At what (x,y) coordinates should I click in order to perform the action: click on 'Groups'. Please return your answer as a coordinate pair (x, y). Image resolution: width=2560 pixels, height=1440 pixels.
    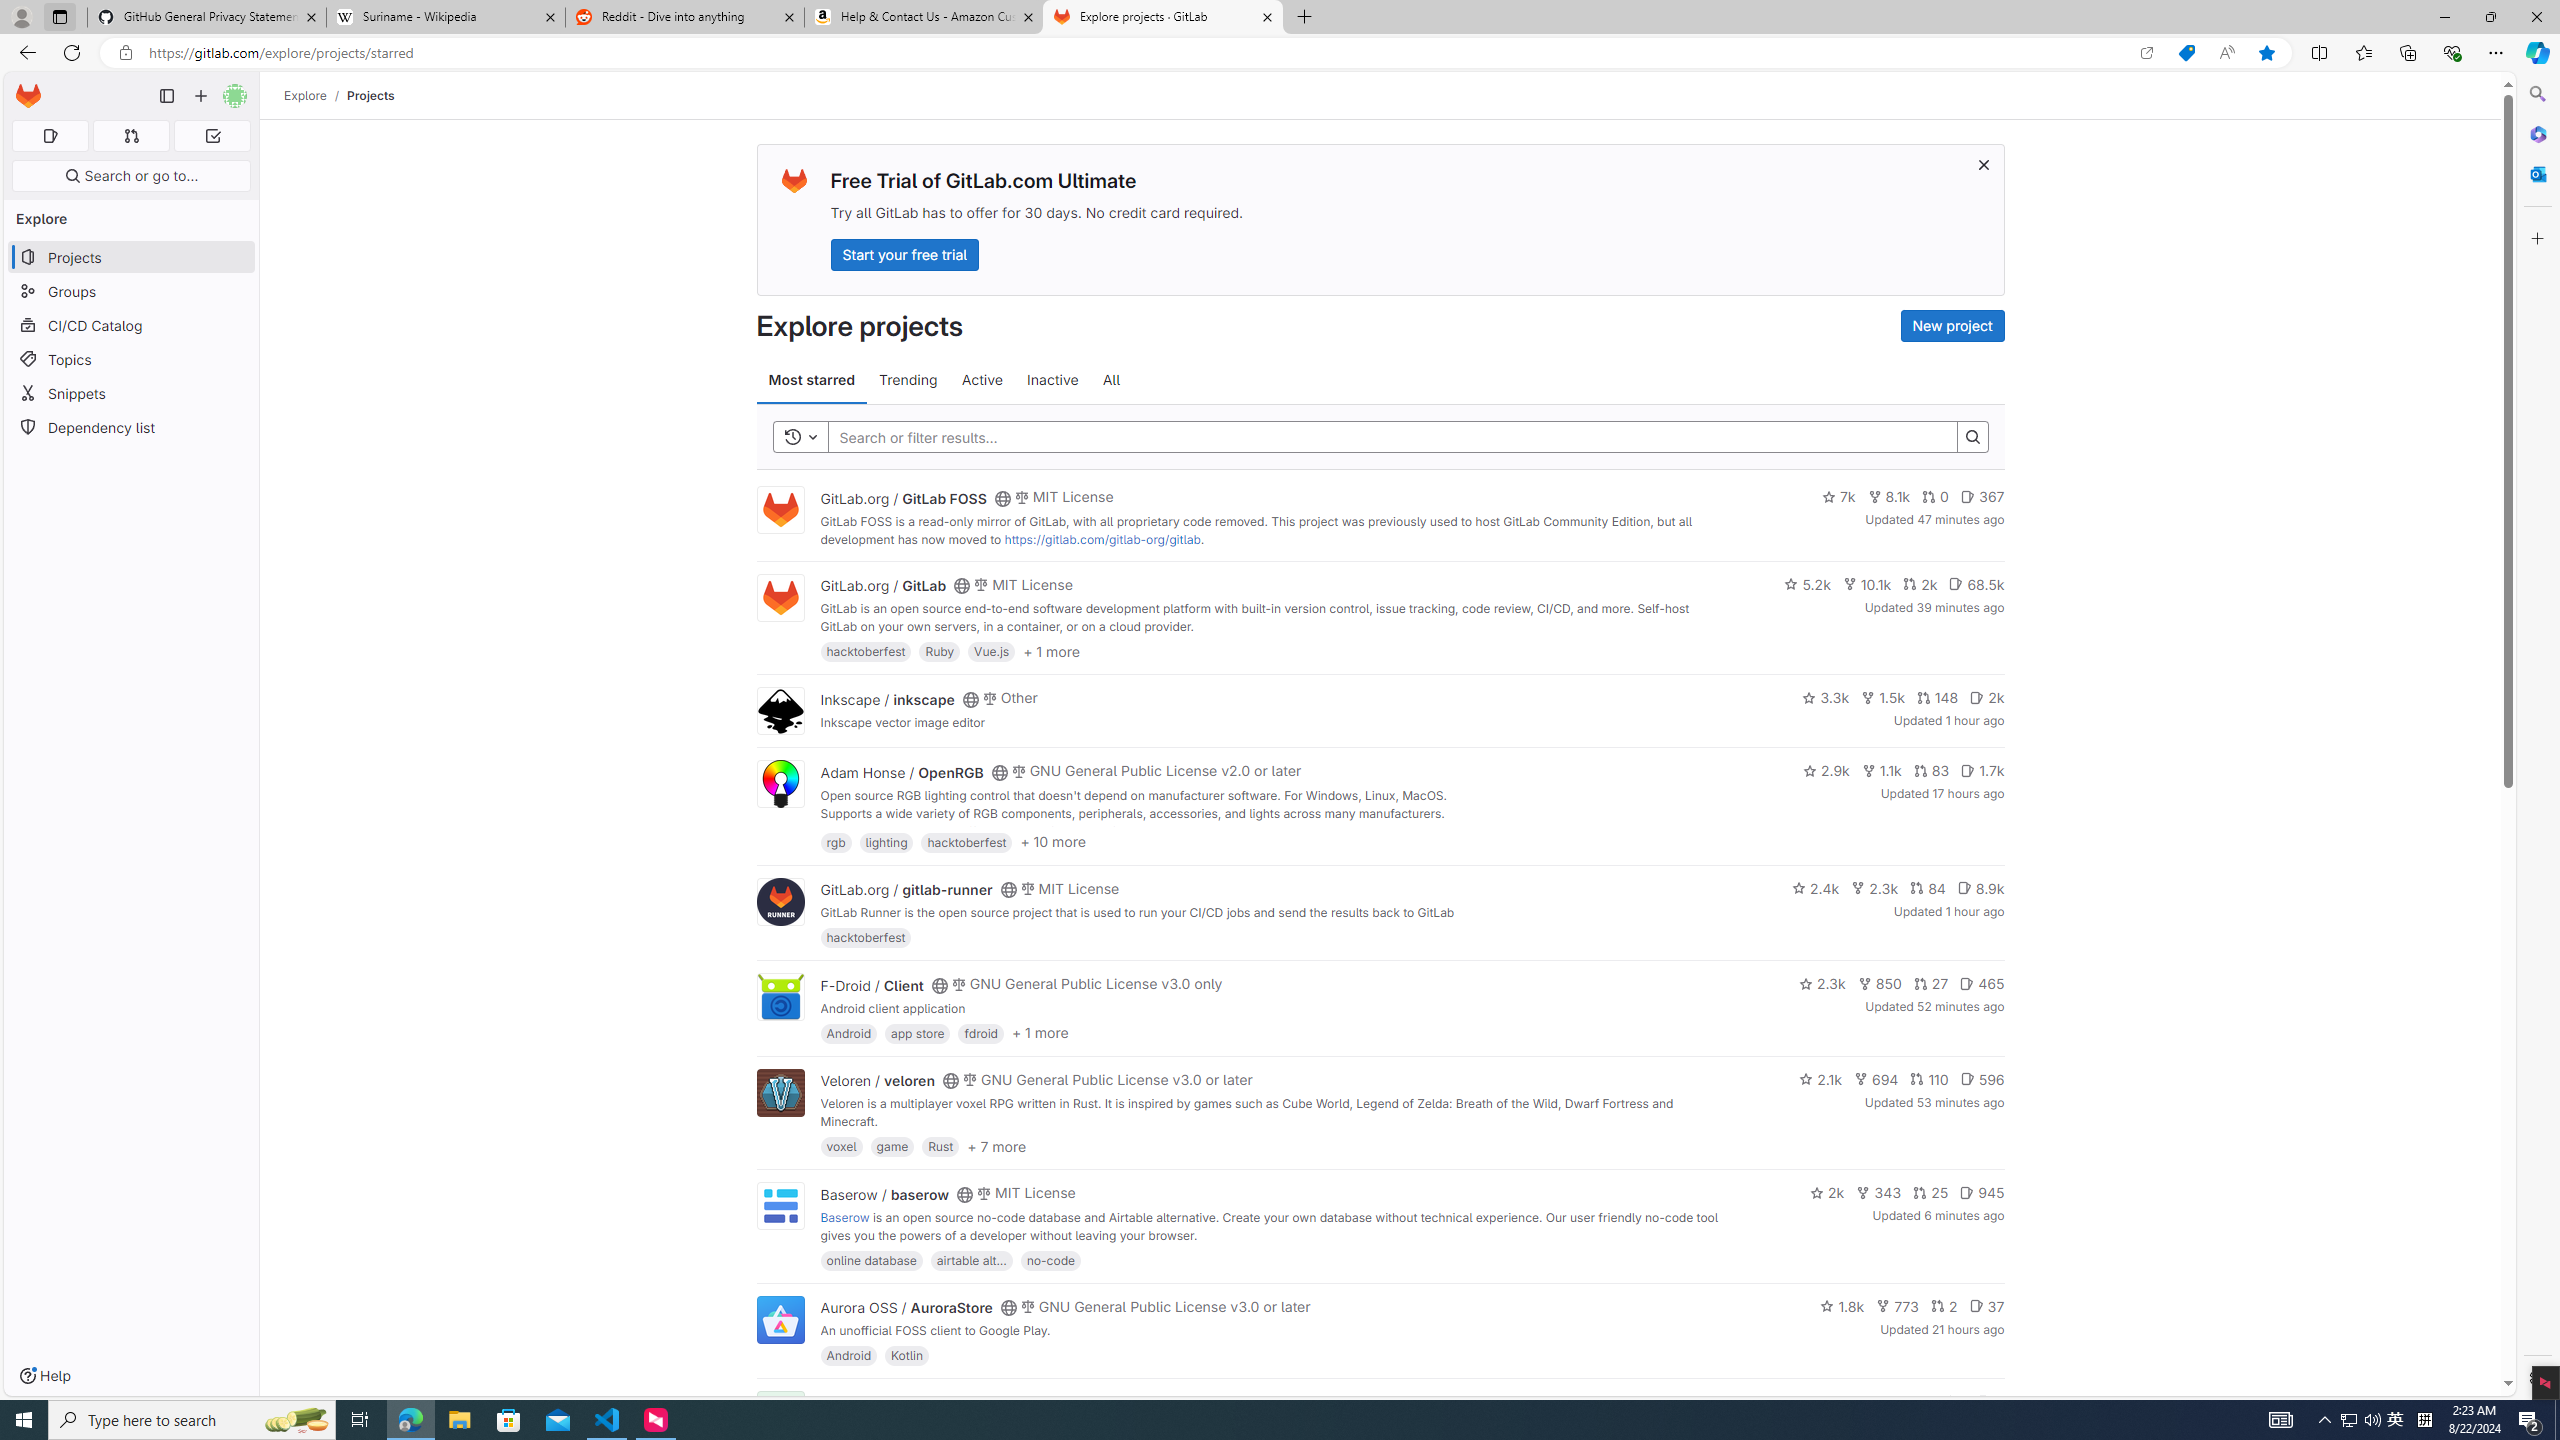
    Looking at the image, I should click on (130, 291).